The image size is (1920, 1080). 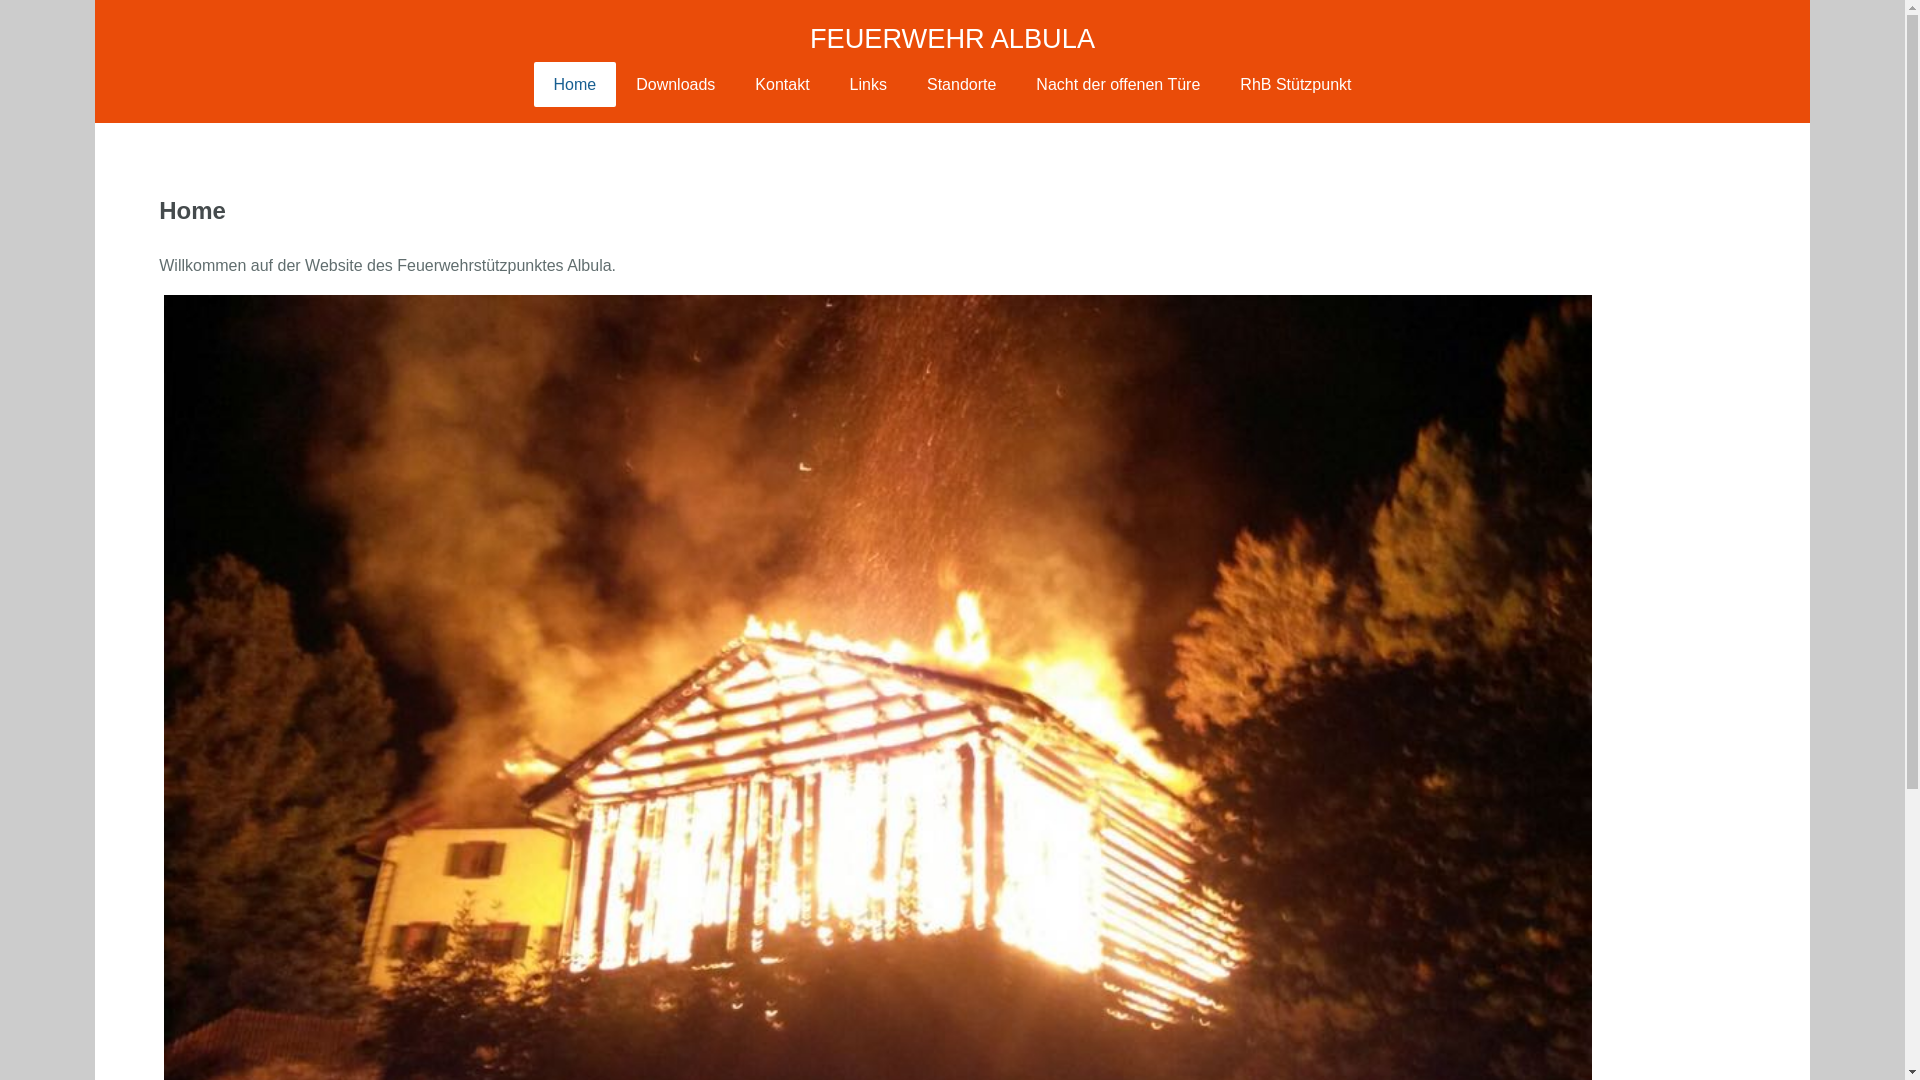 What do you see at coordinates (675, 83) in the screenshot?
I see `'Downloads'` at bounding box center [675, 83].